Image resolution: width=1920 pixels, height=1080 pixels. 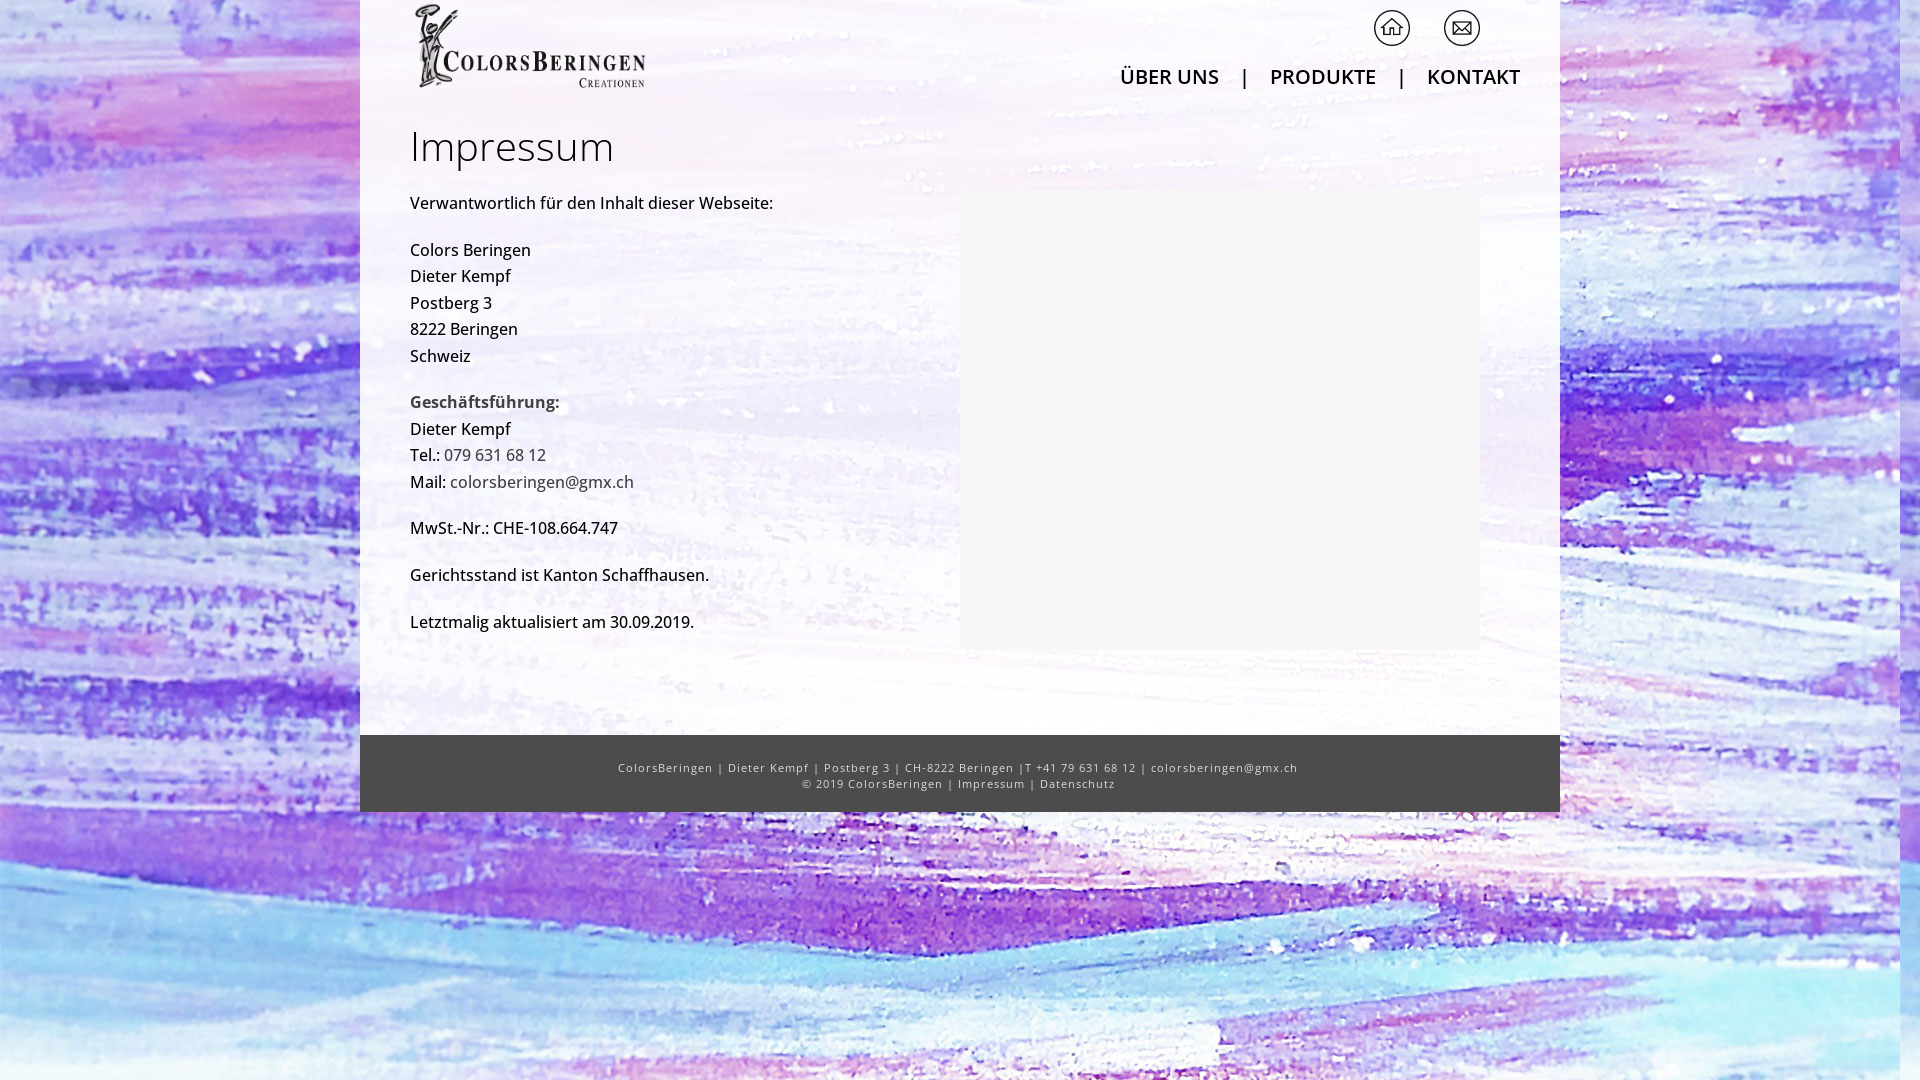 I want to click on 'Malfarbenmanufaktur seit 1996', so click(x=527, y=45).